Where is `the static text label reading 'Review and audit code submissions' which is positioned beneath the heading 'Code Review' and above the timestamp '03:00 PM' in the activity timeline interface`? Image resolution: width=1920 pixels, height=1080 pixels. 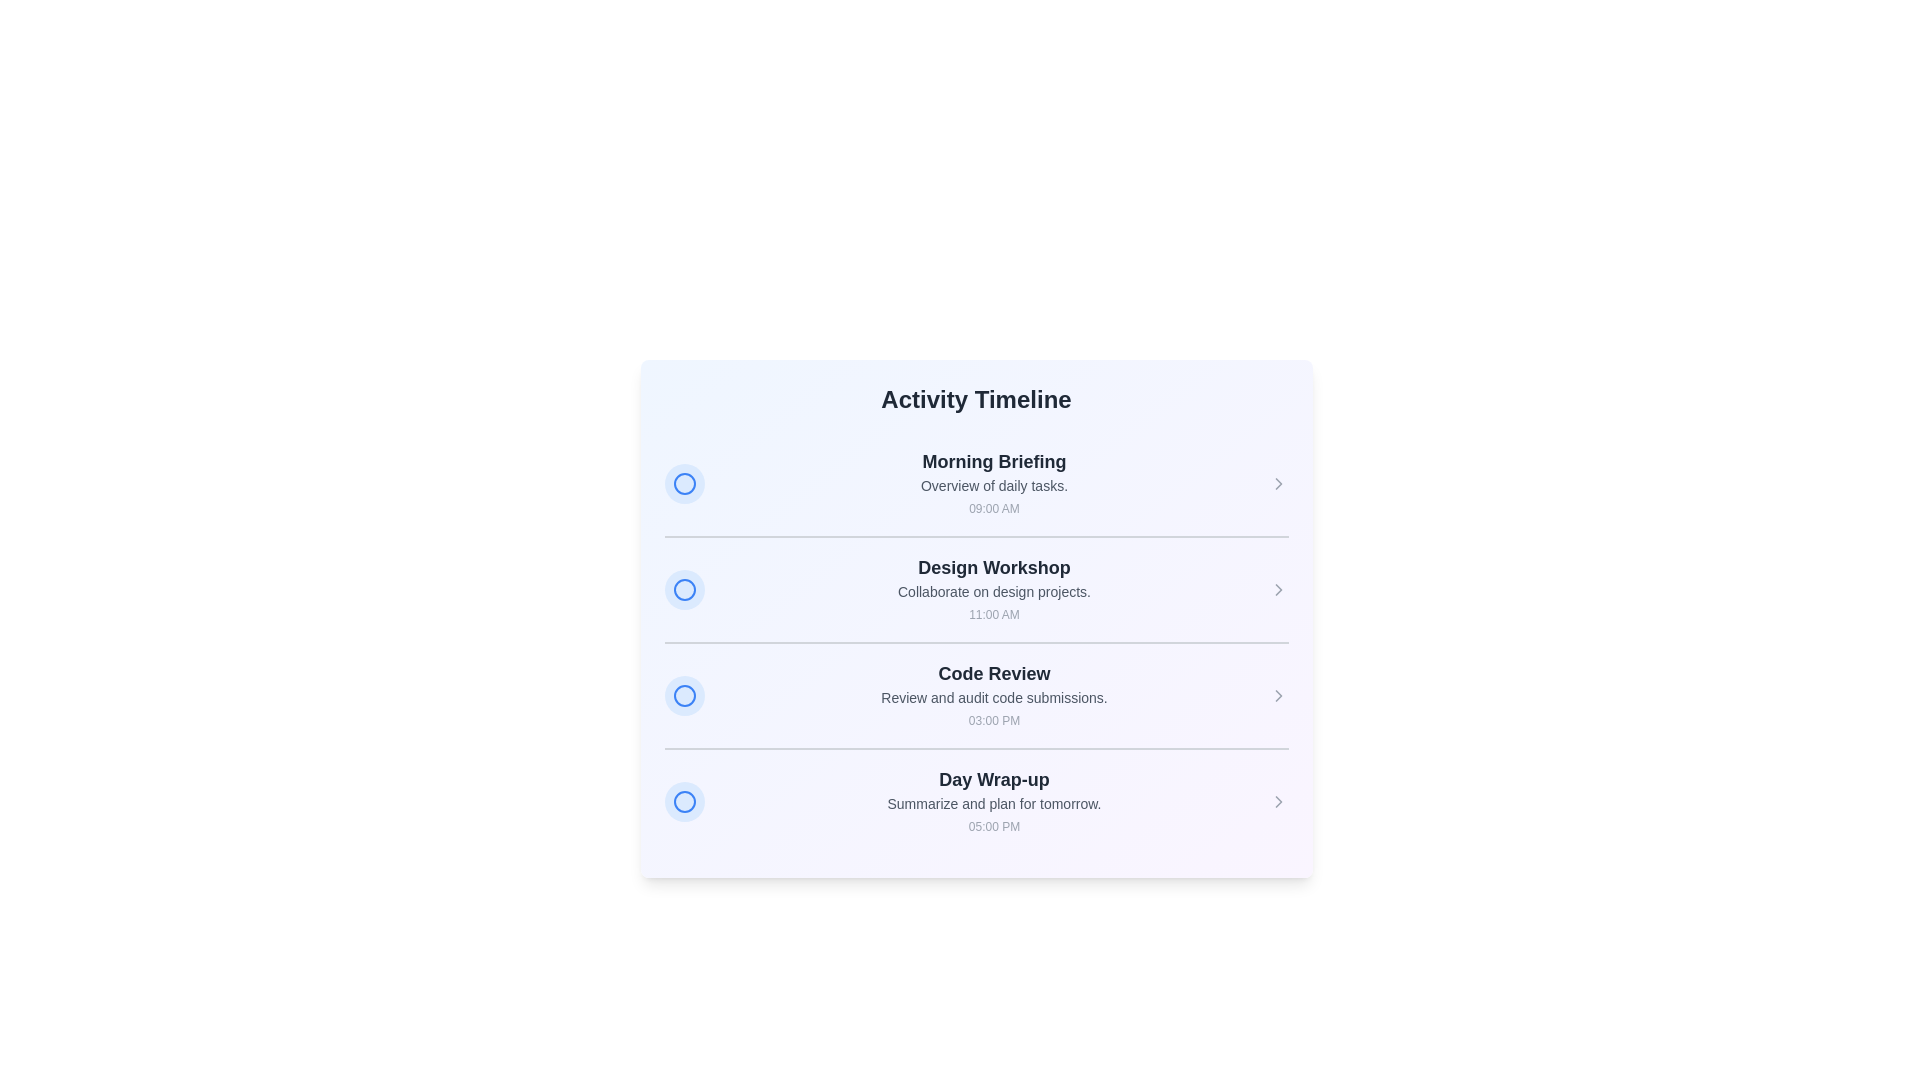 the static text label reading 'Review and audit code submissions' which is positioned beneath the heading 'Code Review' and above the timestamp '03:00 PM' in the activity timeline interface is located at coordinates (994, 697).